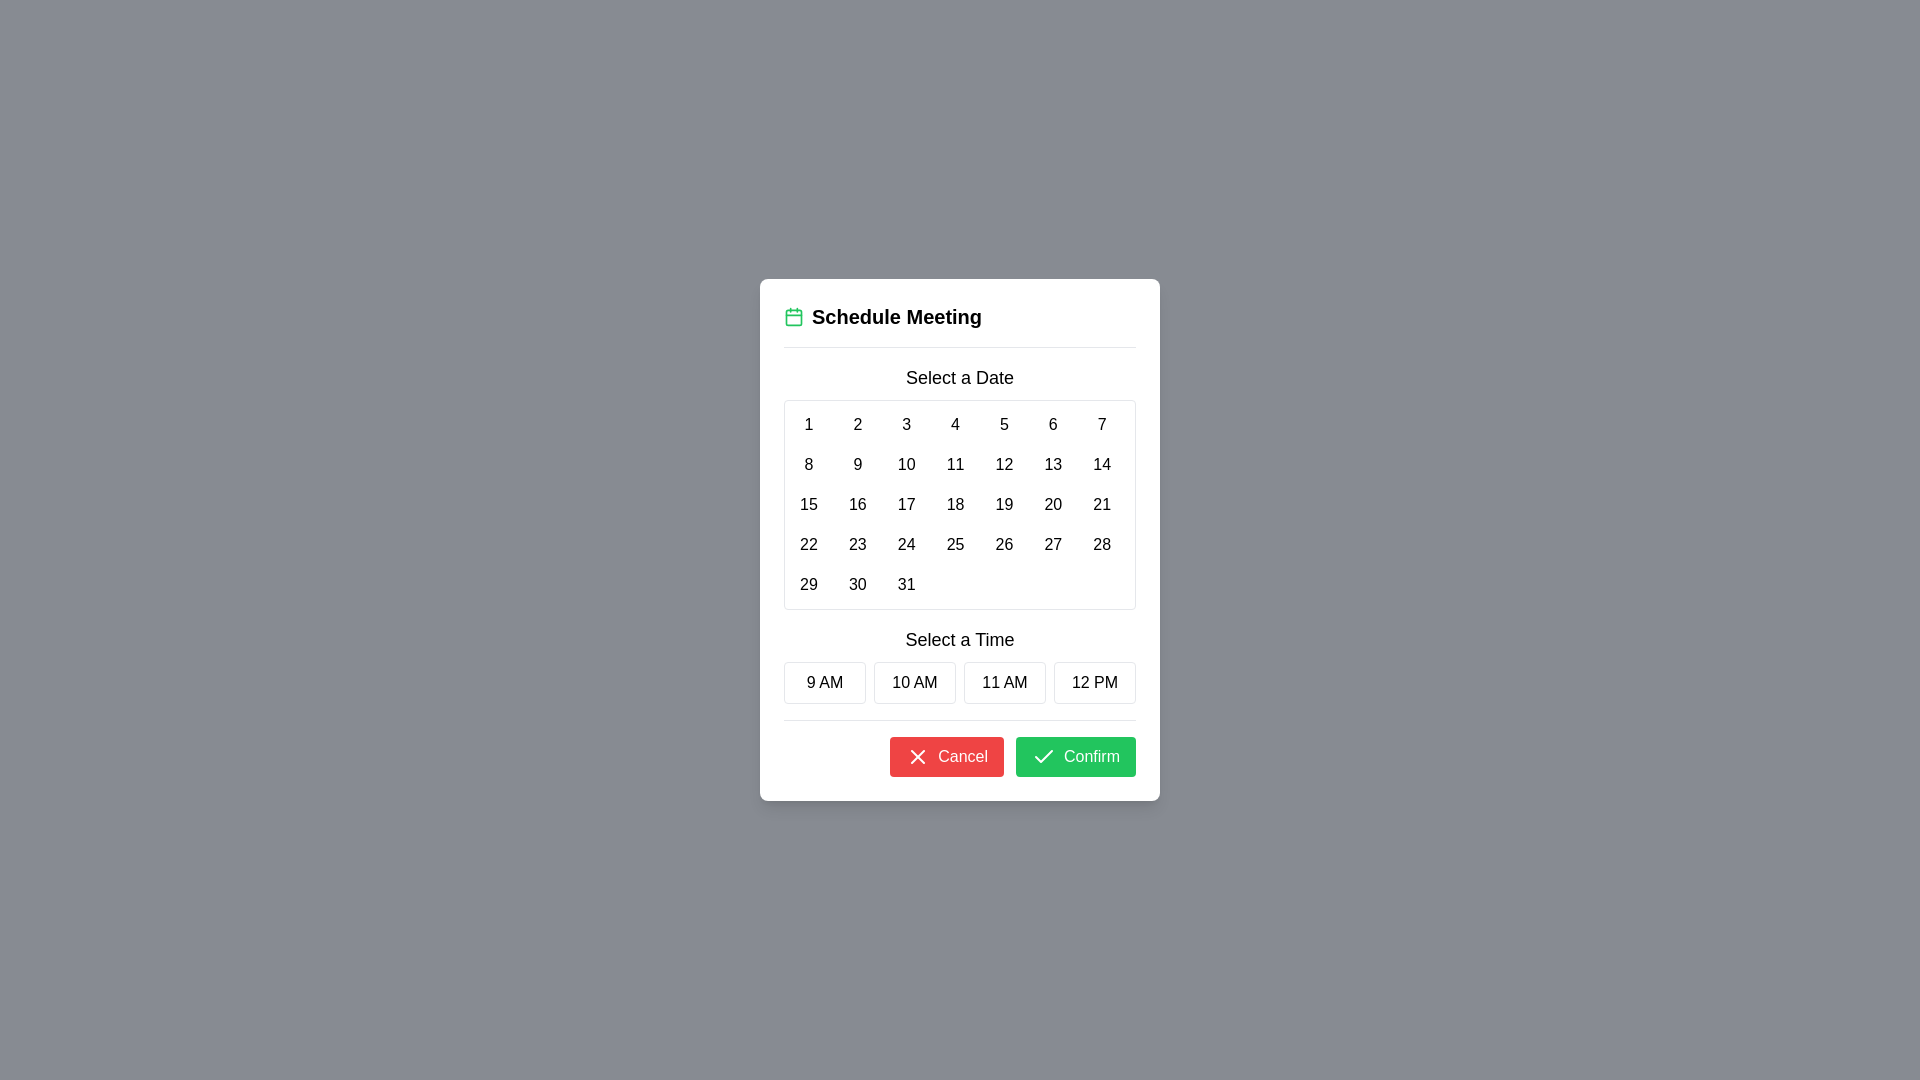 The height and width of the screenshot is (1080, 1920). What do you see at coordinates (809, 465) in the screenshot?
I see `the date selection button located in the second row, first column of the calendar grid` at bounding box center [809, 465].